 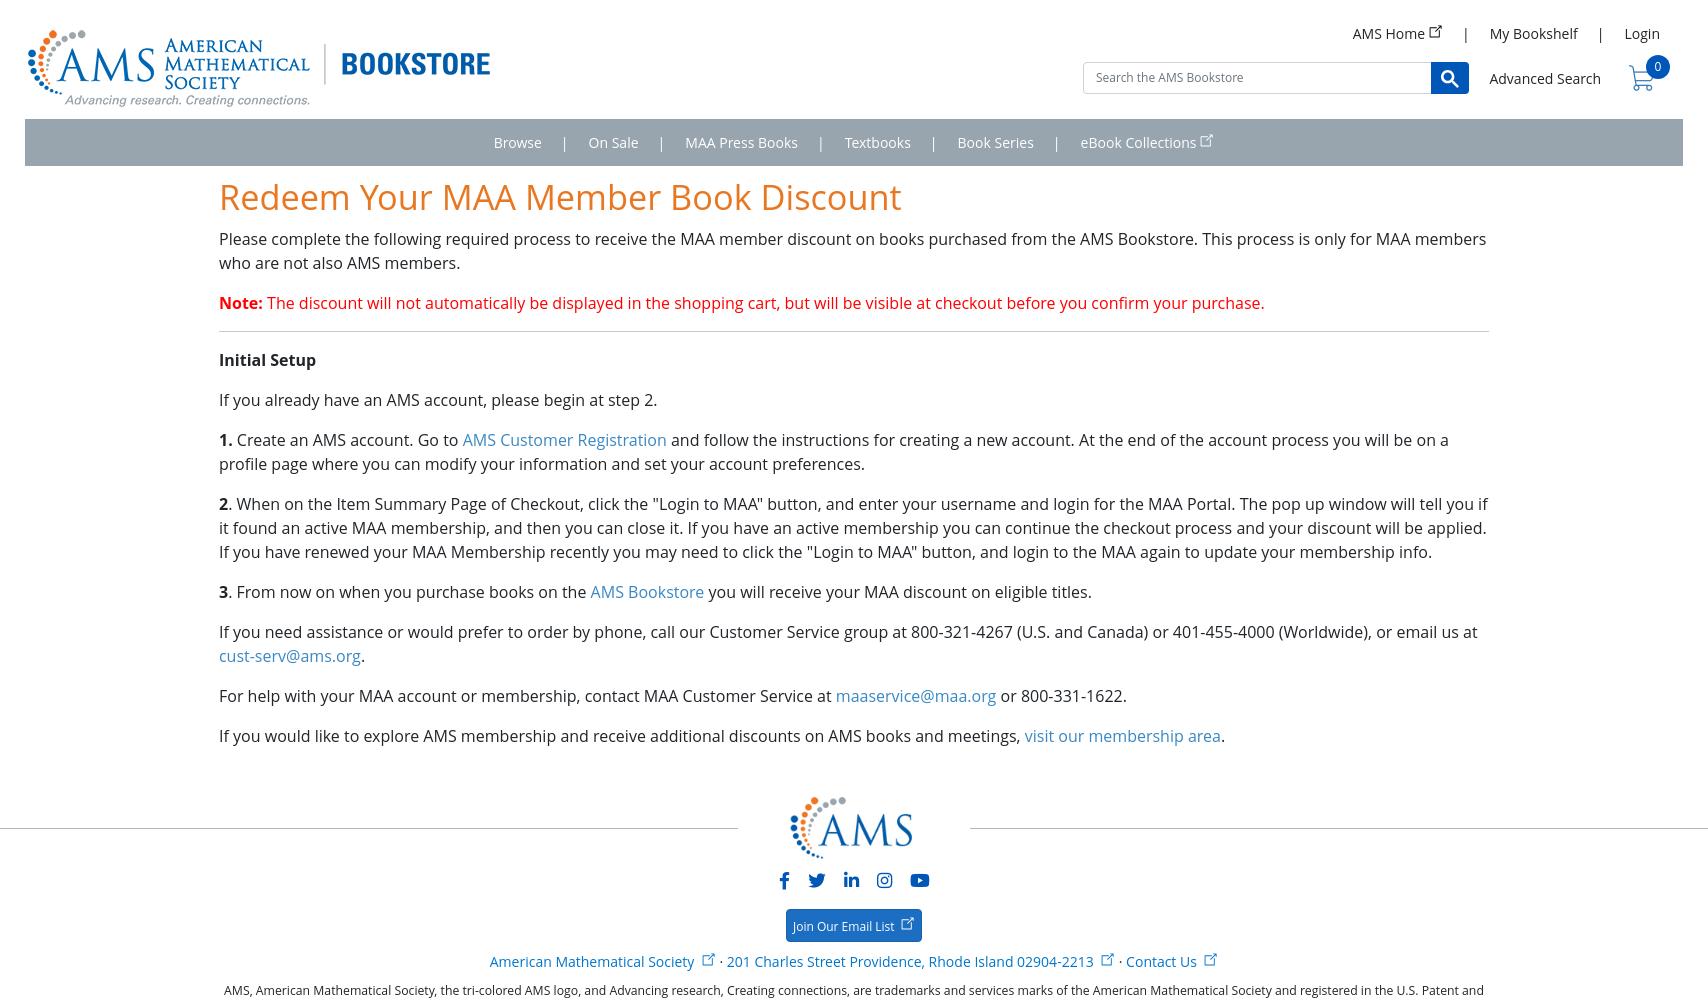 What do you see at coordinates (995, 695) in the screenshot?
I see `'or 800-331-1622.'` at bounding box center [995, 695].